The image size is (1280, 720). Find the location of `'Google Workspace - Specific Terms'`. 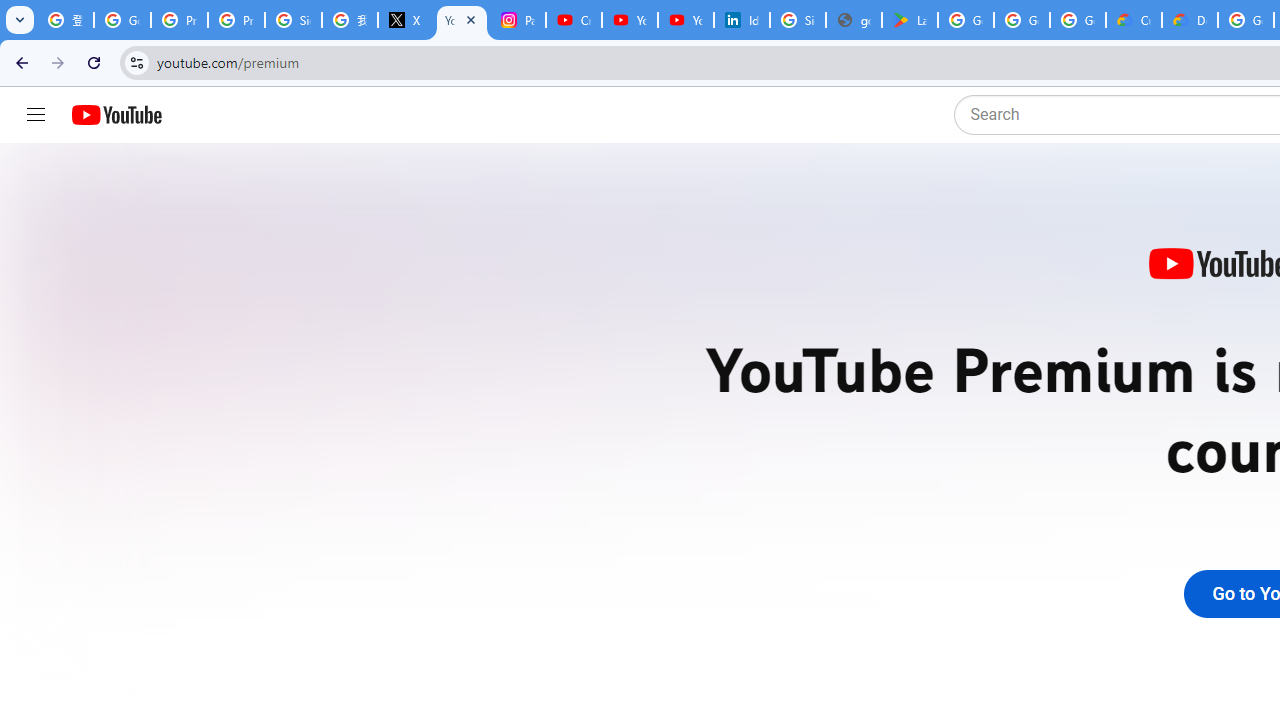

'Google Workspace - Specific Terms' is located at coordinates (1076, 20).